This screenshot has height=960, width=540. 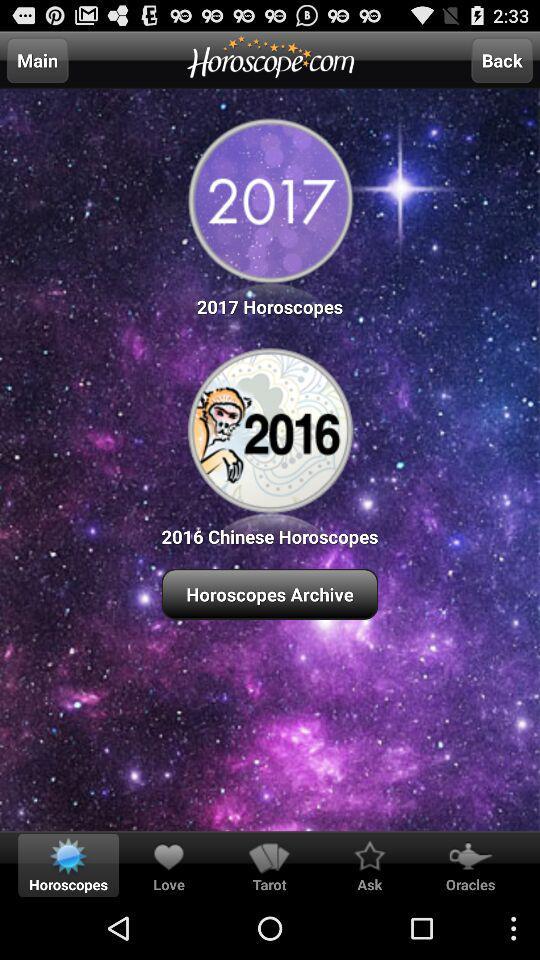 What do you see at coordinates (270, 214) in the screenshot?
I see `the icon above the 2016 chinese horoscopes item` at bounding box center [270, 214].